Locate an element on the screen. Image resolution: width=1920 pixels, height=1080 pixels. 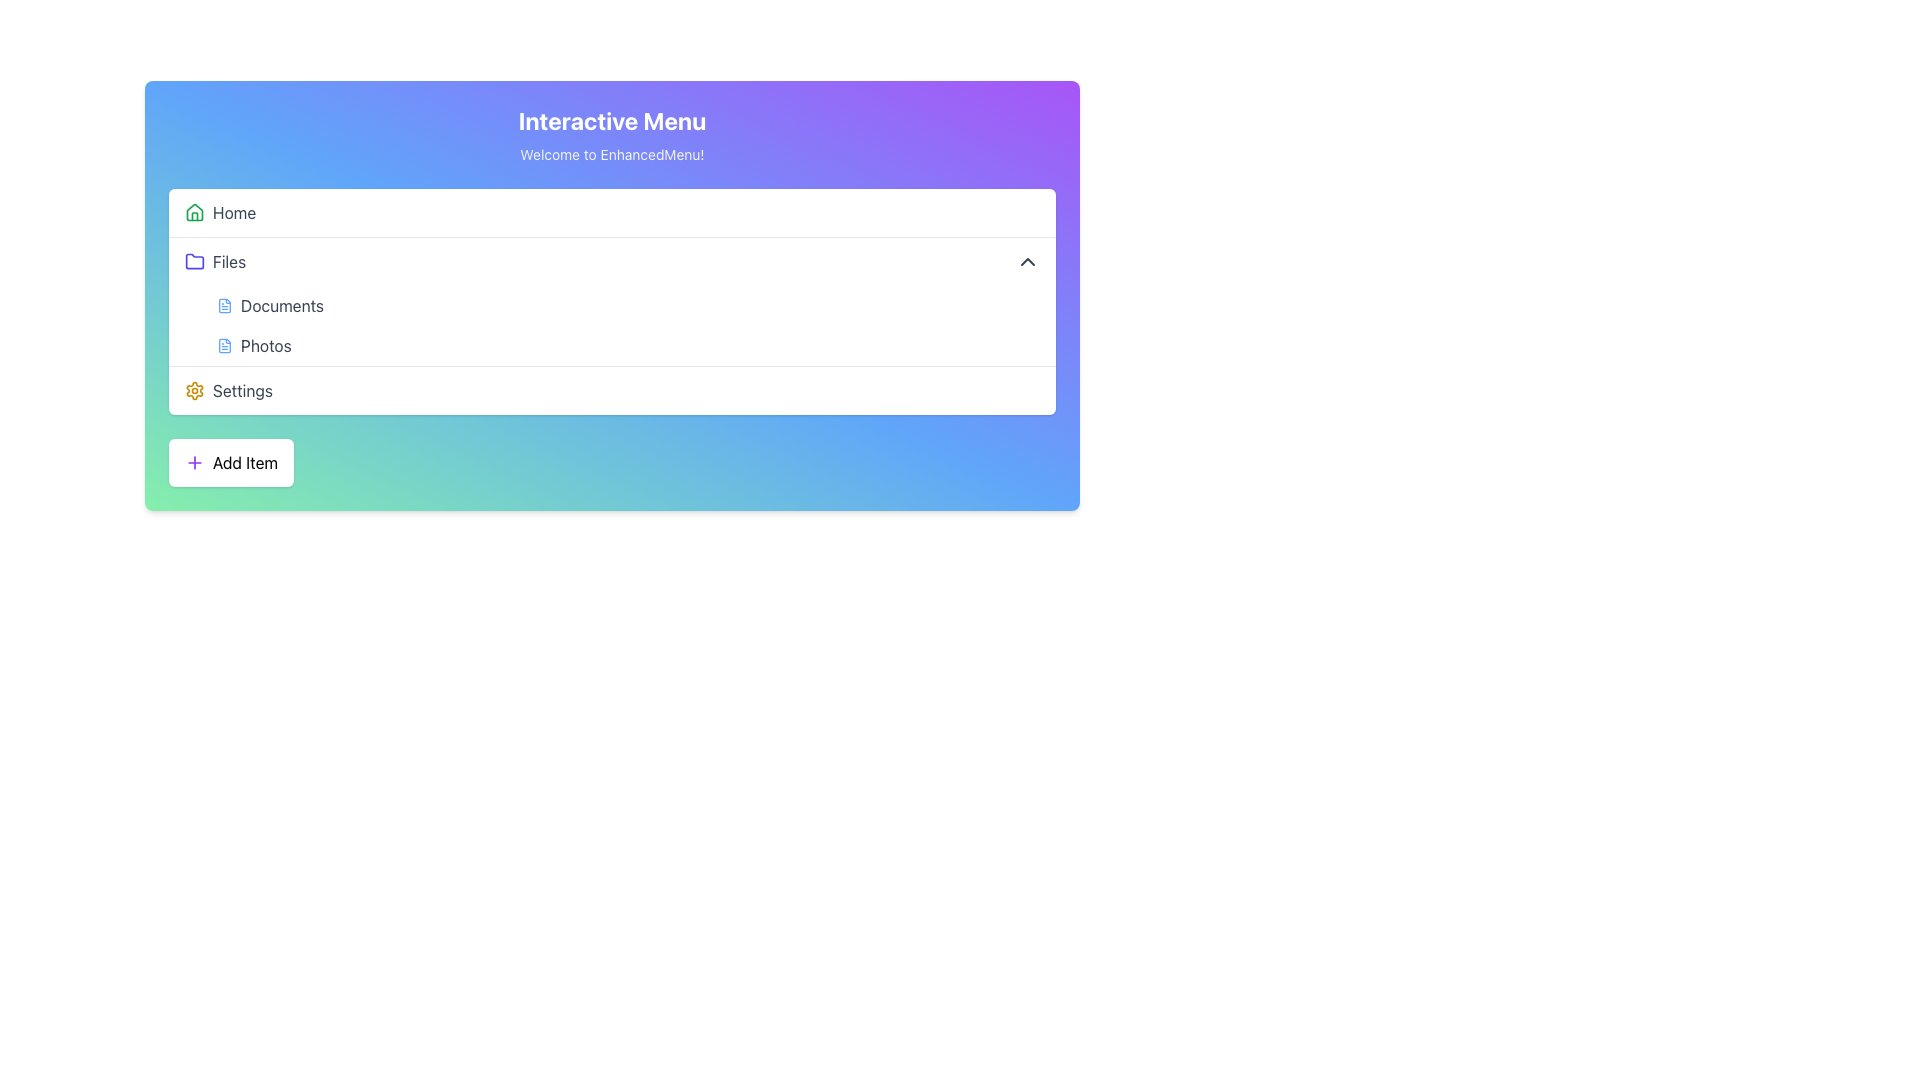
the 'Home' icon located at the top of the interactive menu component, which resembles a stylized house shape is located at coordinates (195, 212).